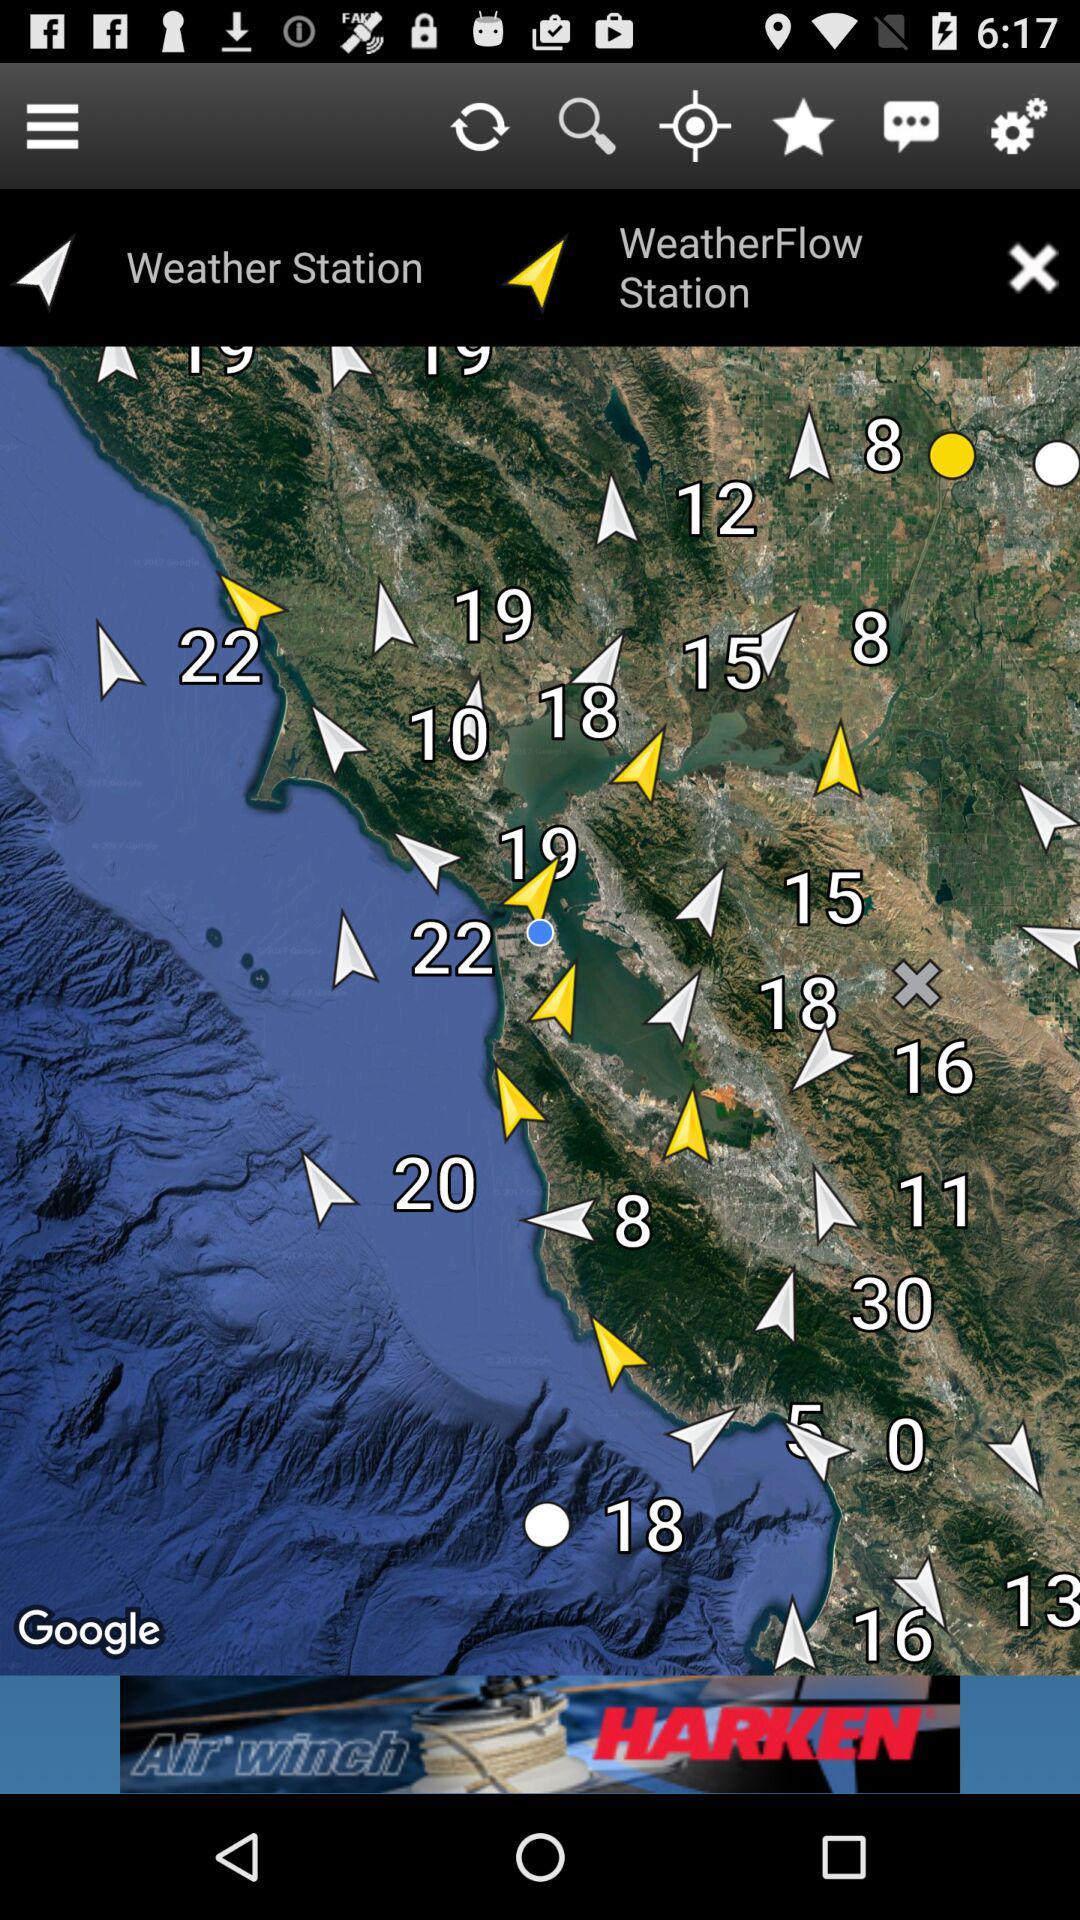 The image size is (1080, 1920). Describe the element at coordinates (1032, 285) in the screenshot. I see `the close icon` at that location.